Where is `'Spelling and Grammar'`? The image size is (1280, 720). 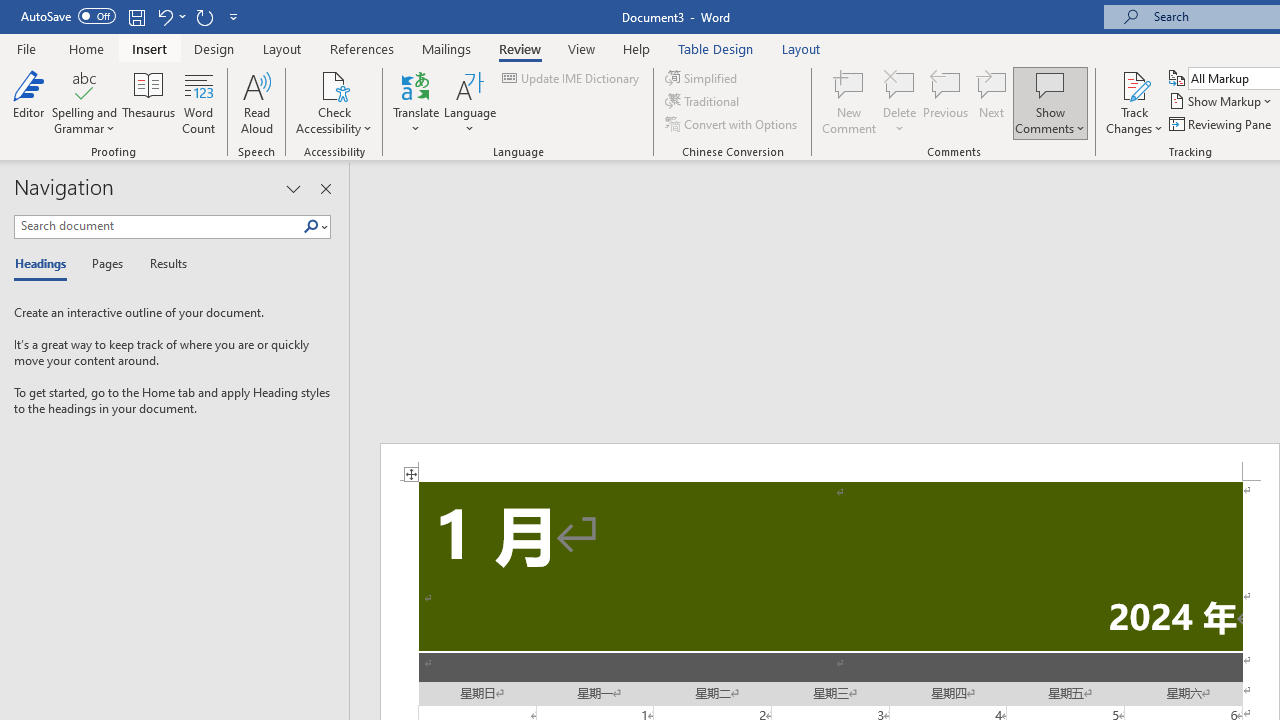 'Spelling and Grammar' is located at coordinates (84, 84).